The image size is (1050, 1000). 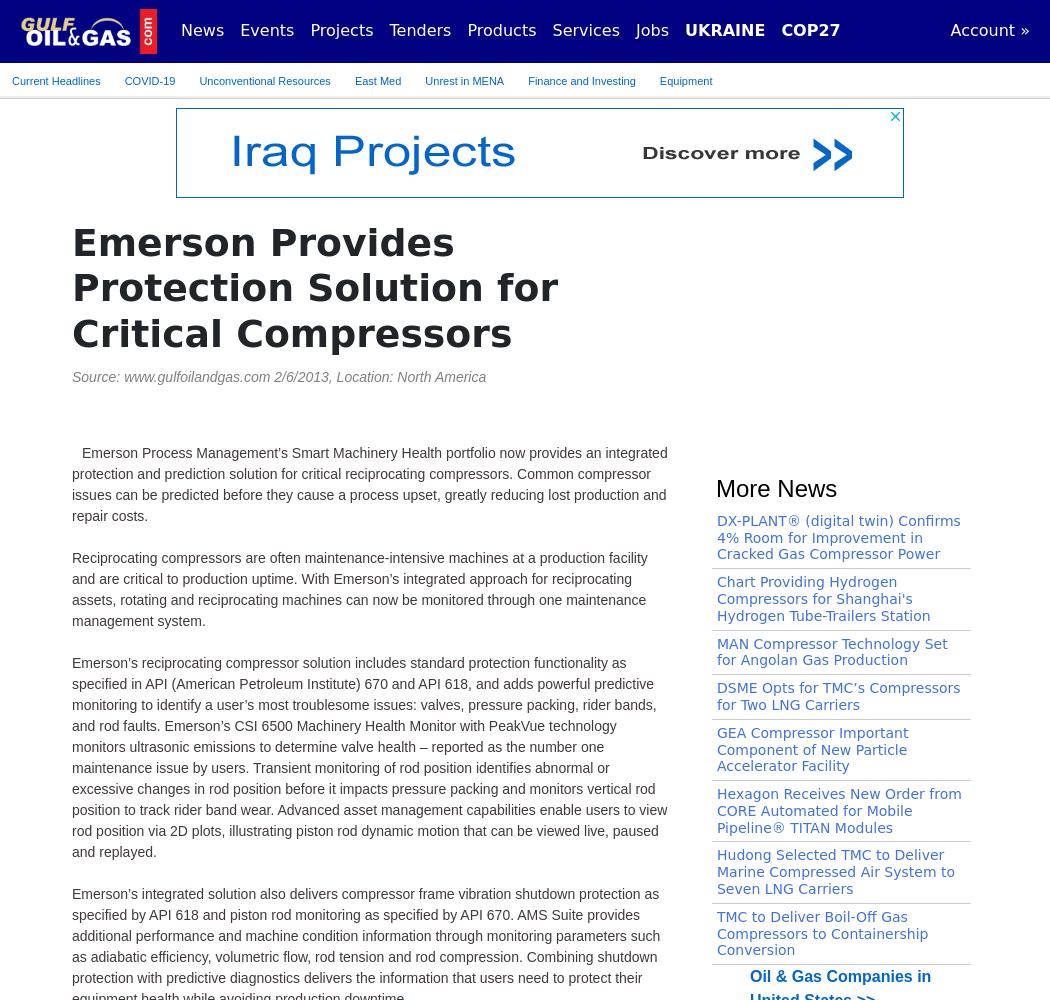 I want to click on 'Compressors, Cylinders', so click(x=287, y=950).